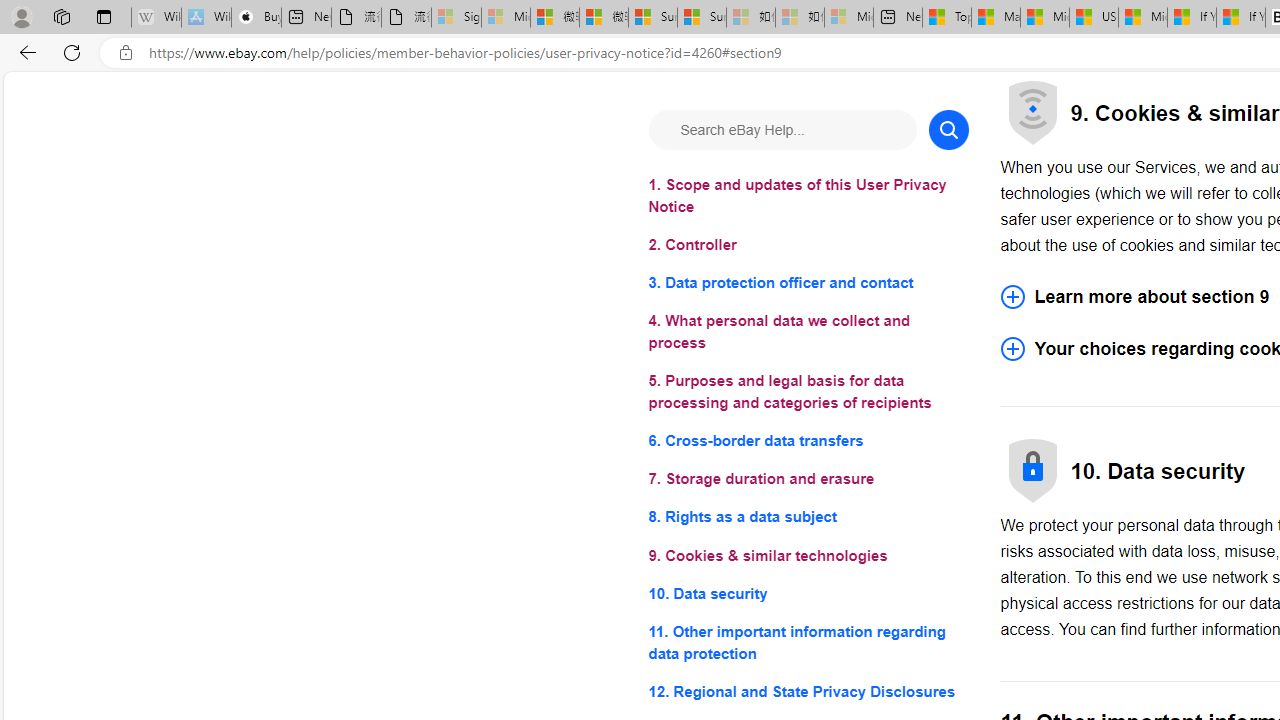 This screenshot has width=1280, height=720. I want to click on 'Search eBay Help...', so click(781, 129).